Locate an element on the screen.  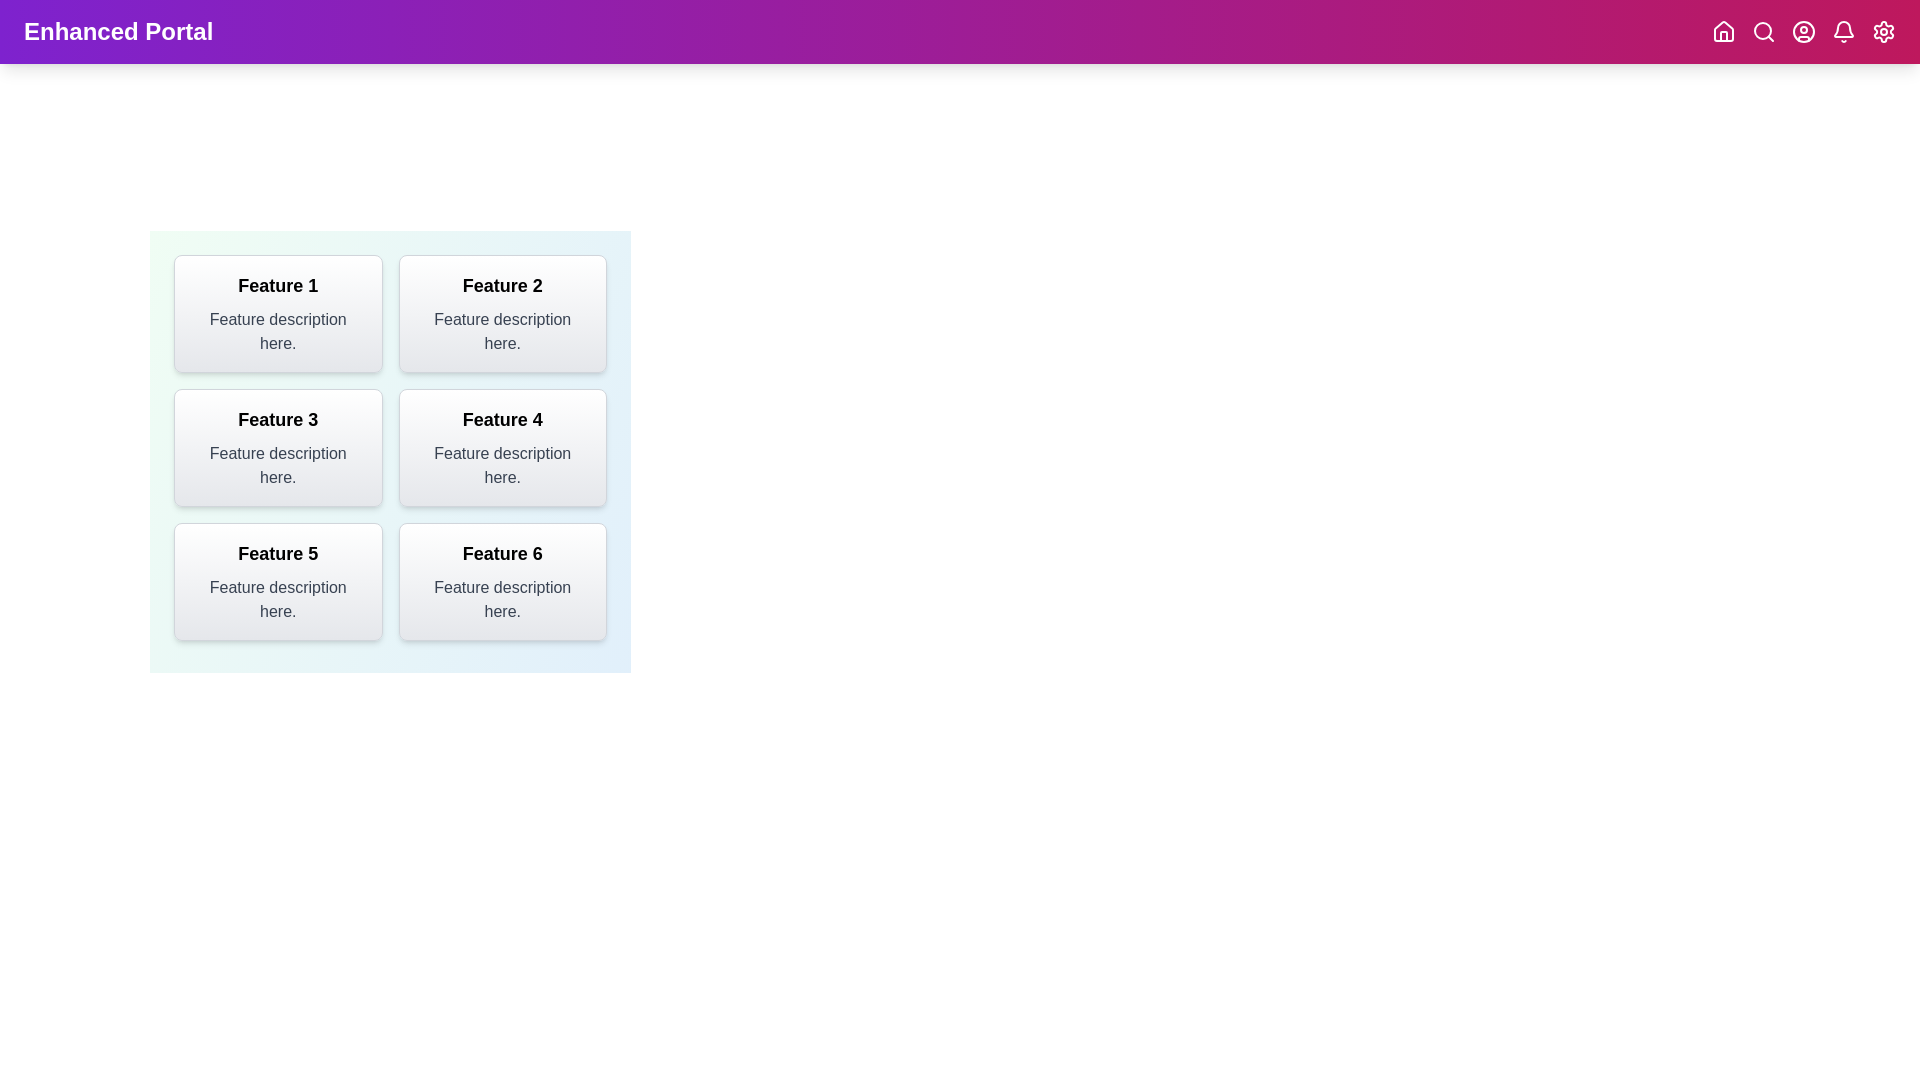
the Notifications navigation icon is located at coordinates (1842, 31).